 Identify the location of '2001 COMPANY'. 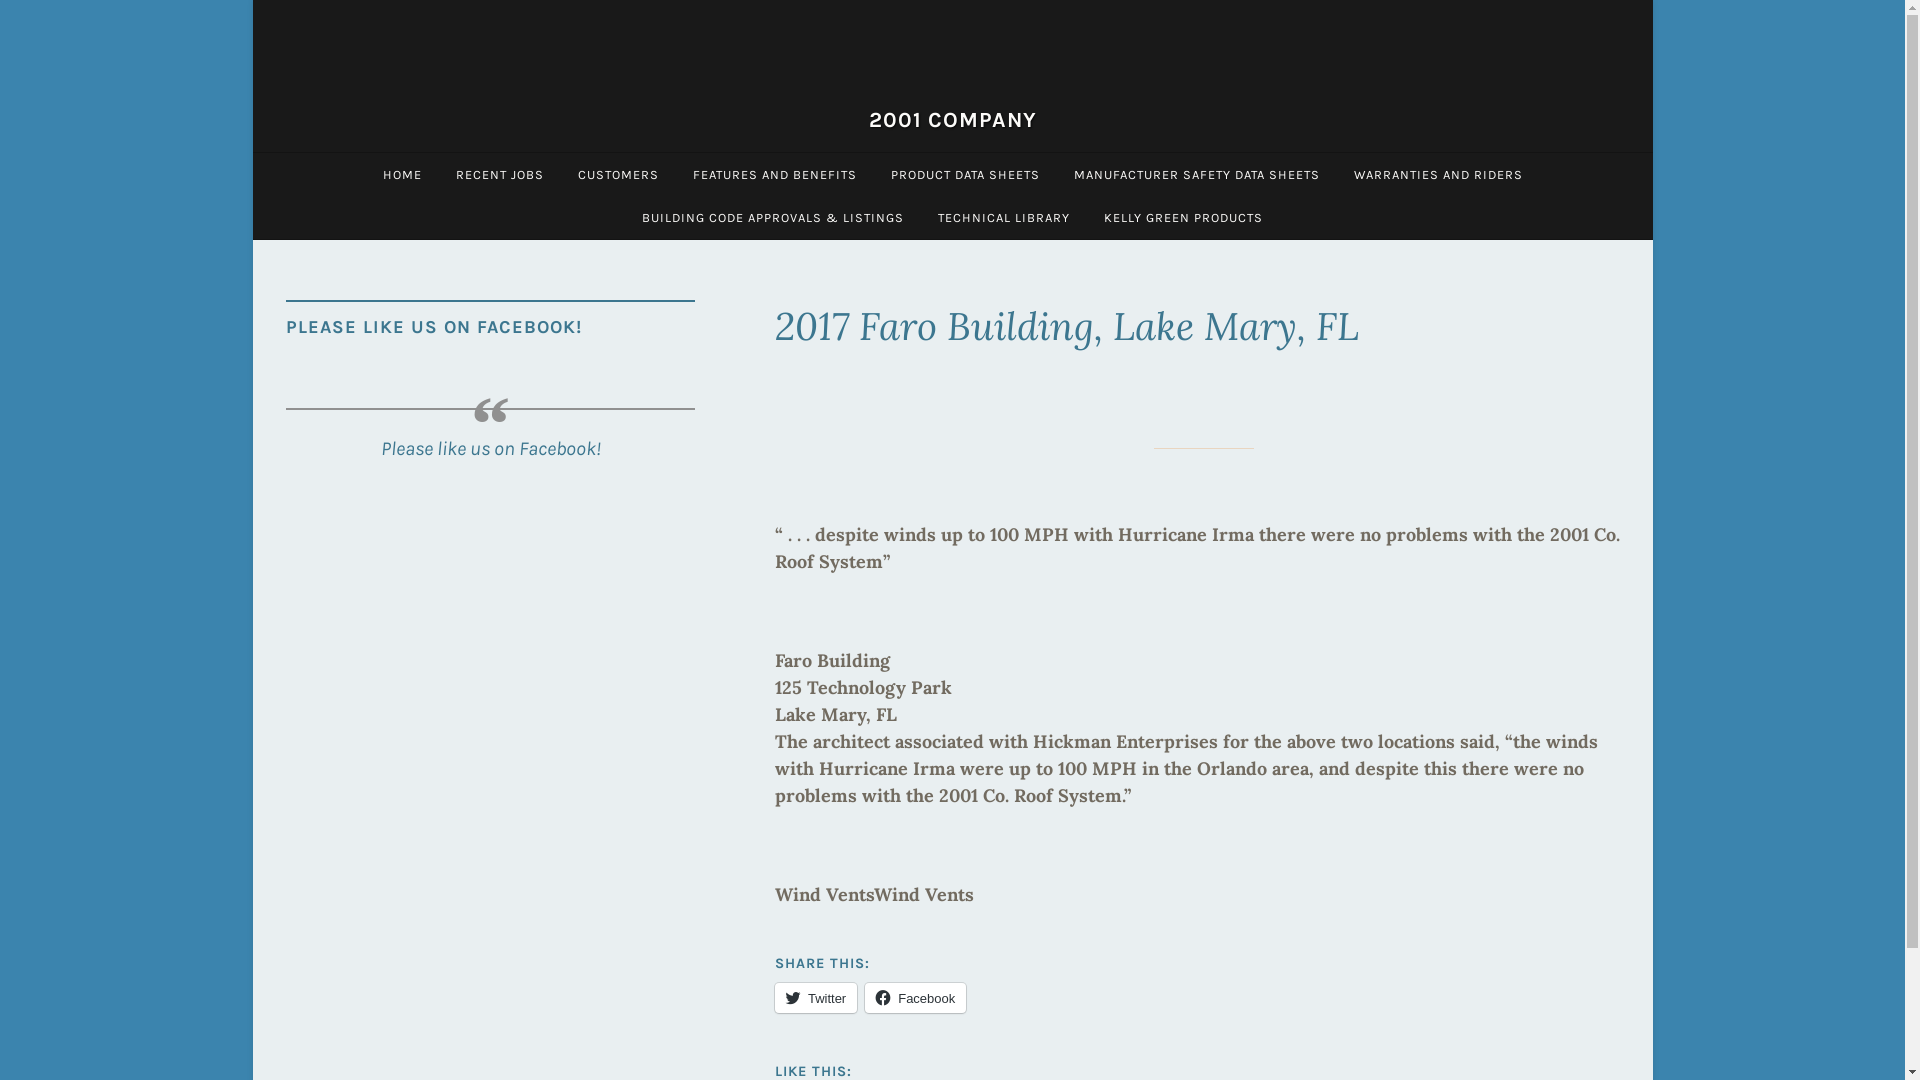
(950, 119).